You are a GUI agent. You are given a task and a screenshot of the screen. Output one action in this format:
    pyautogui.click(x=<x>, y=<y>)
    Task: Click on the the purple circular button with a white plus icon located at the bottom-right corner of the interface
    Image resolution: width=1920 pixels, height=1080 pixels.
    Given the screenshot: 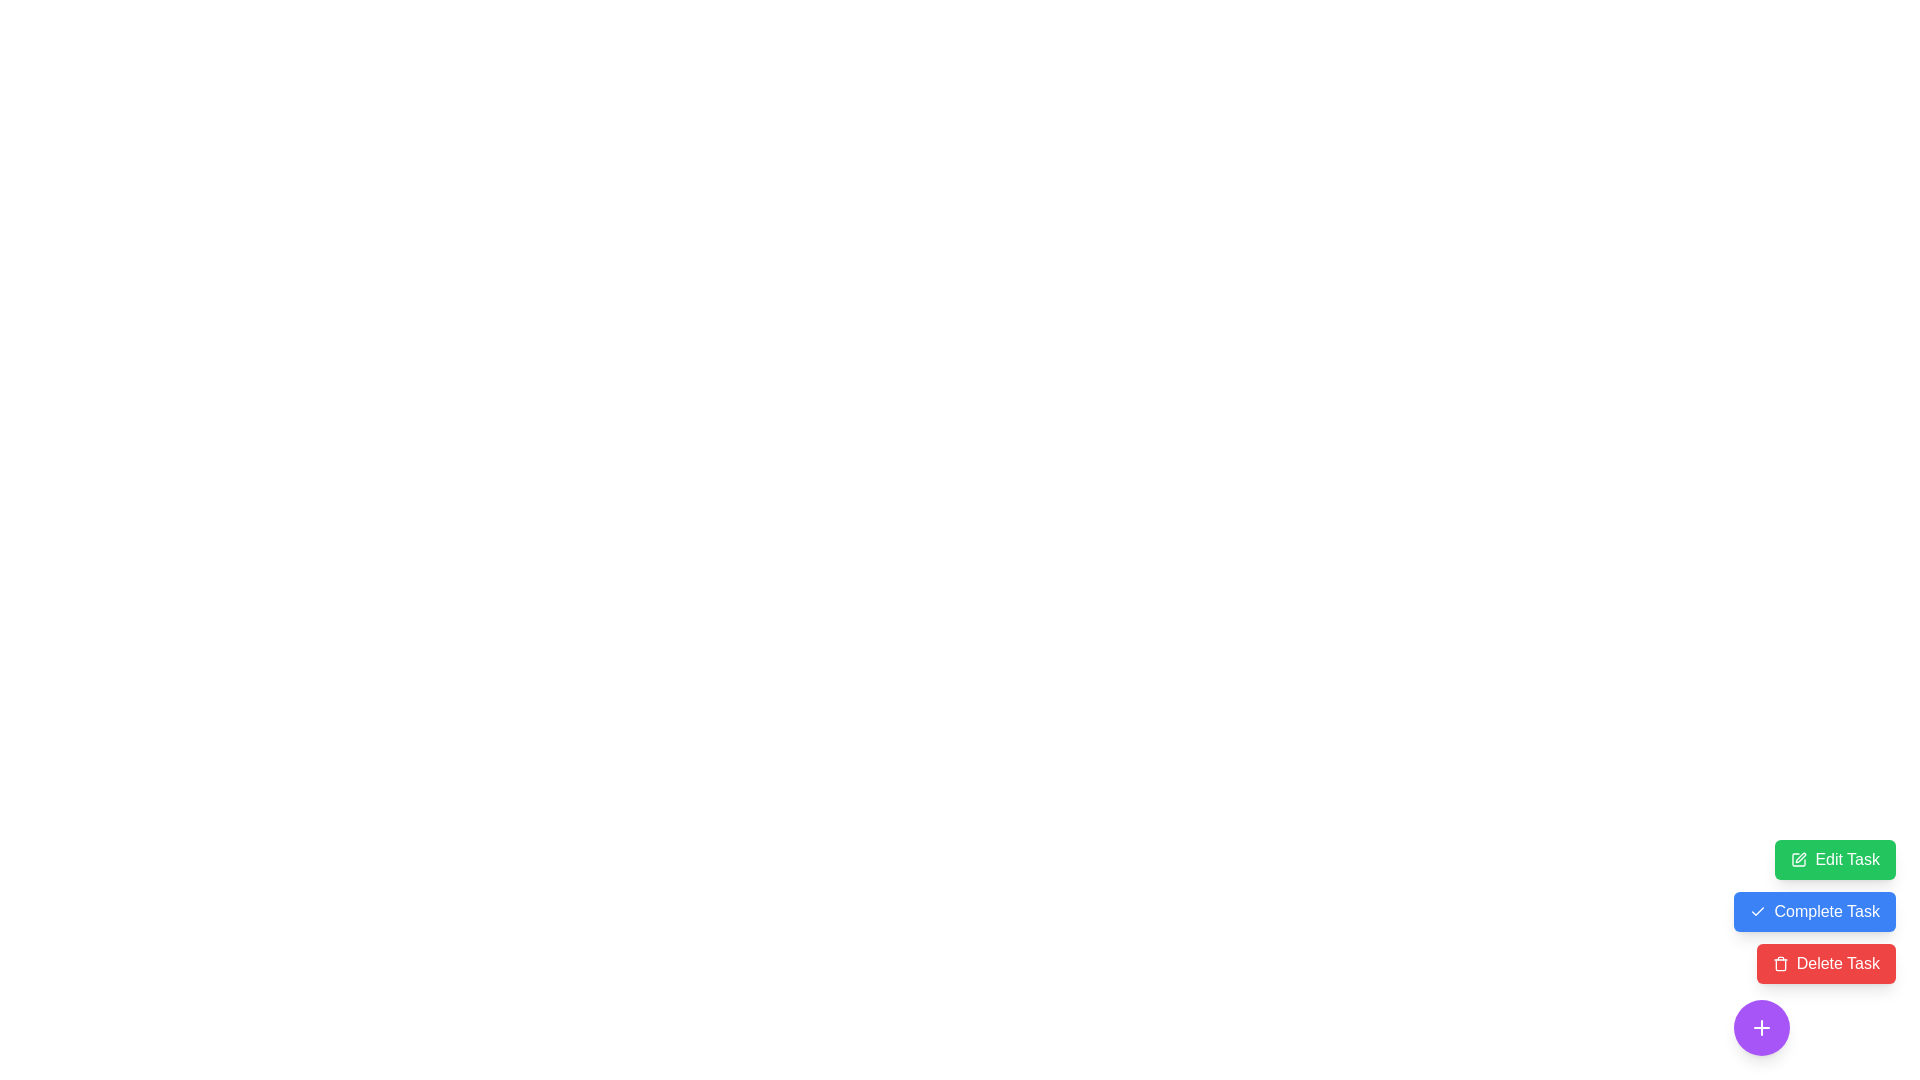 What is the action you would take?
    pyautogui.click(x=1762, y=1028)
    